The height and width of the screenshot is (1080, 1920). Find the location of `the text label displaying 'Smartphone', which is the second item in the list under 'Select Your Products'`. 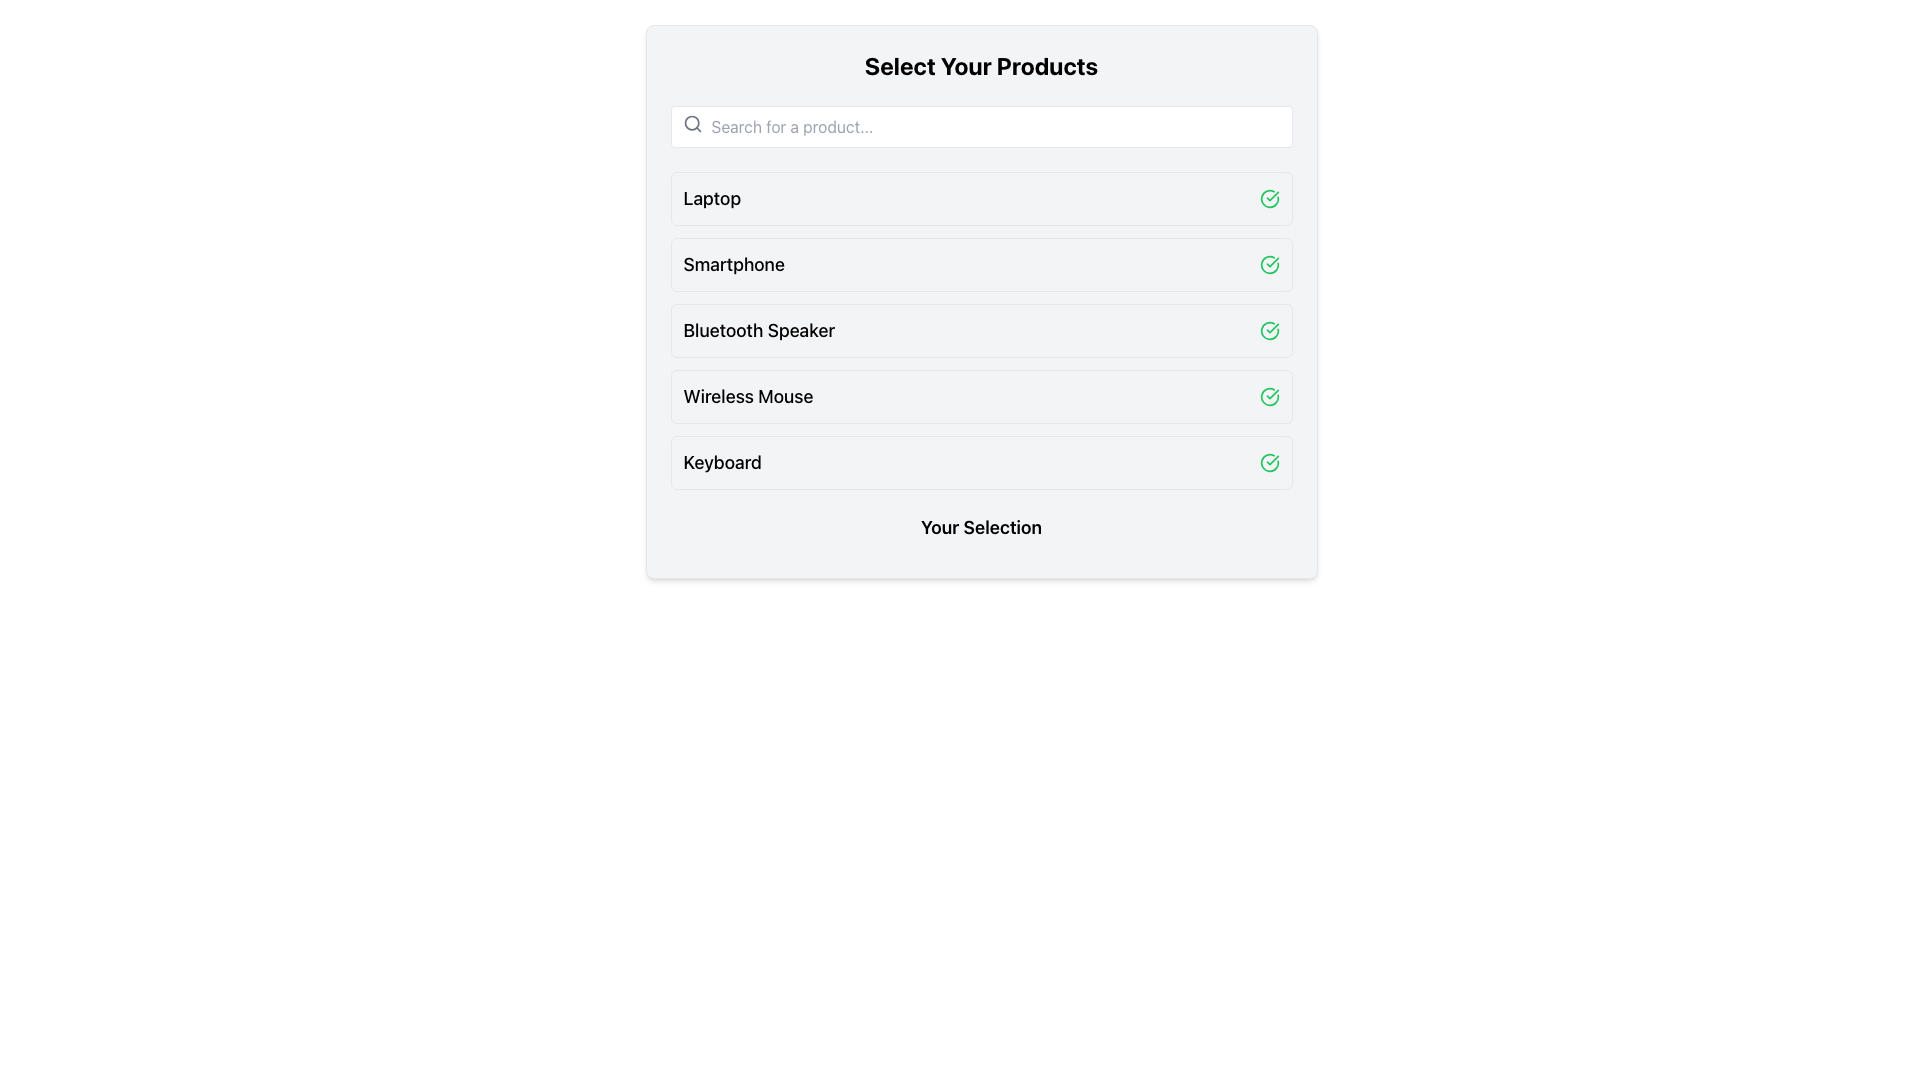

the text label displaying 'Smartphone', which is the second item in the list under 'Select Your Products' is located at coordinates (733, 264).